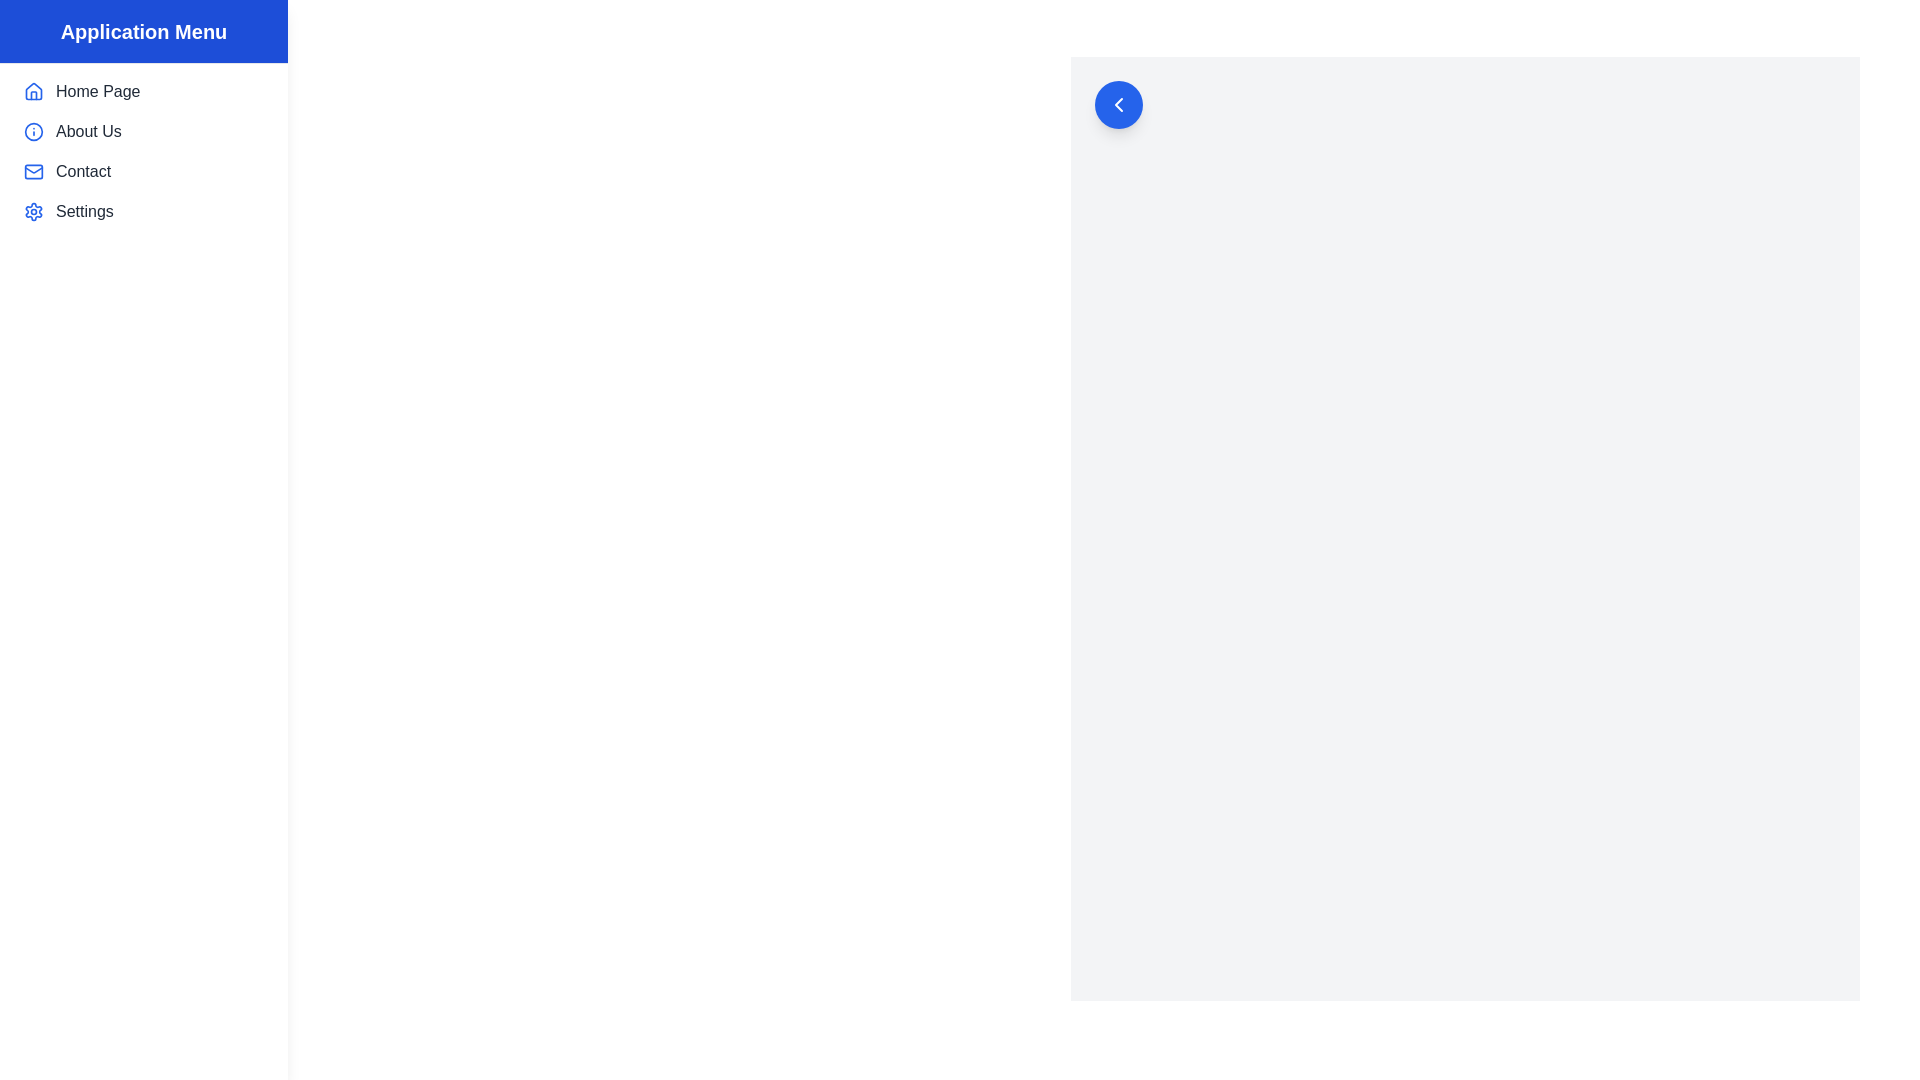 This screenshot has width=1920, height=1080. I want to click on the outlined envelope icon representing the 'Contact' menu item in the vertical menu, so click(33, 171).